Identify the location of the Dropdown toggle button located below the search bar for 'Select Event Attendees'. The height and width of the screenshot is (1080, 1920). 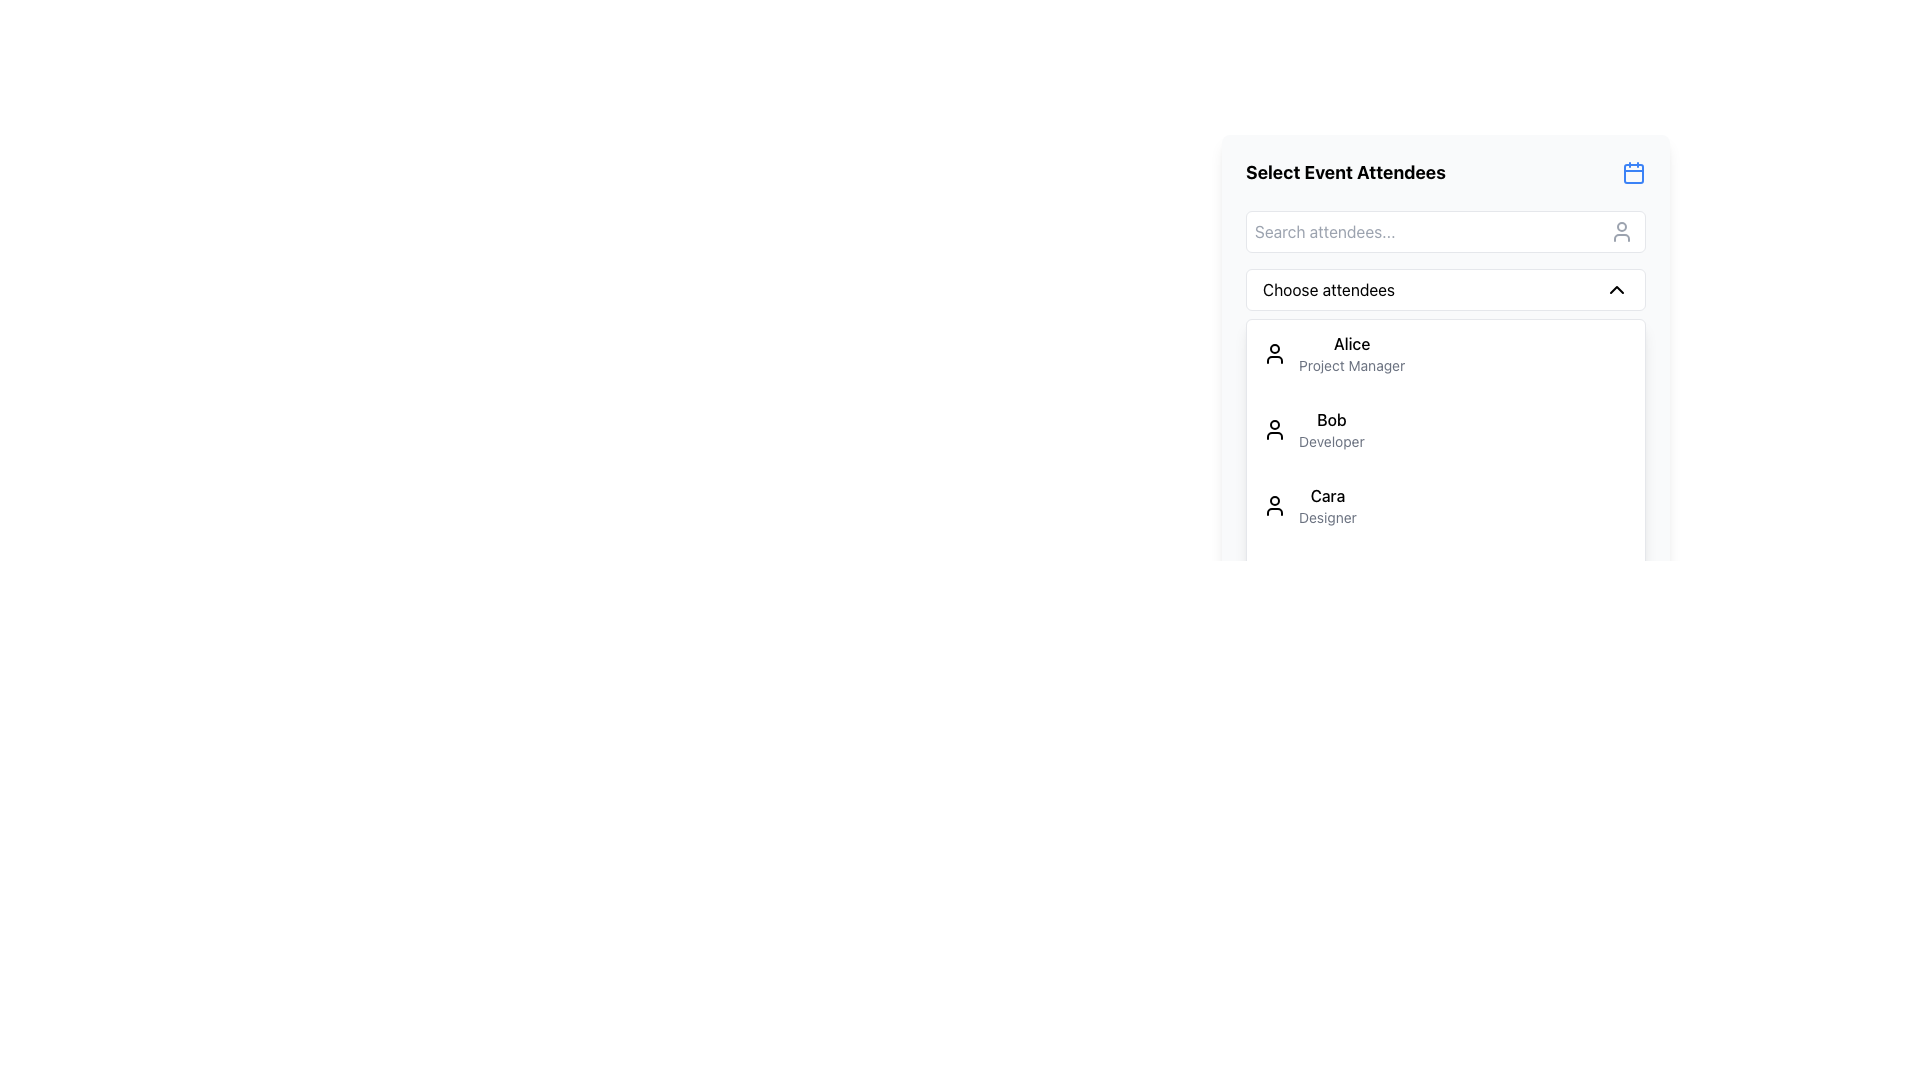
(1445, 289).